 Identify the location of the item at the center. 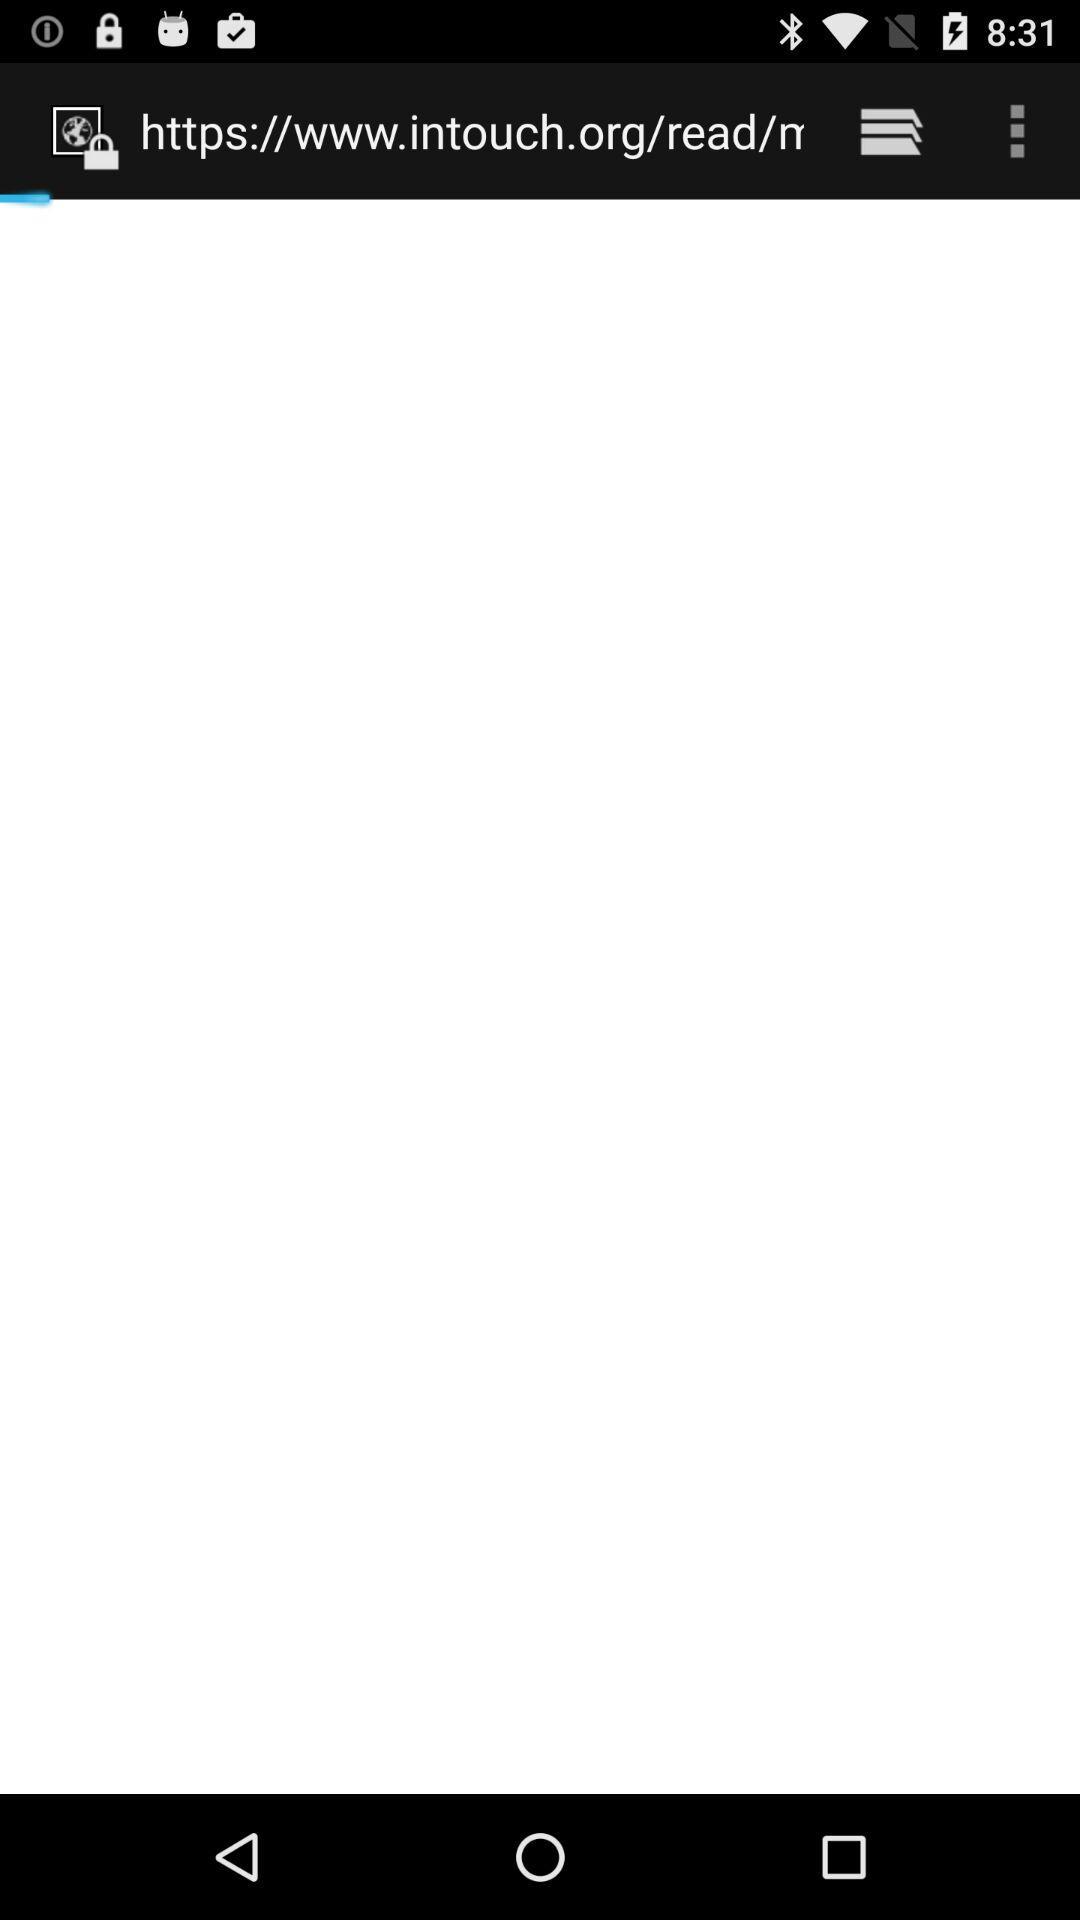
(540, 996).